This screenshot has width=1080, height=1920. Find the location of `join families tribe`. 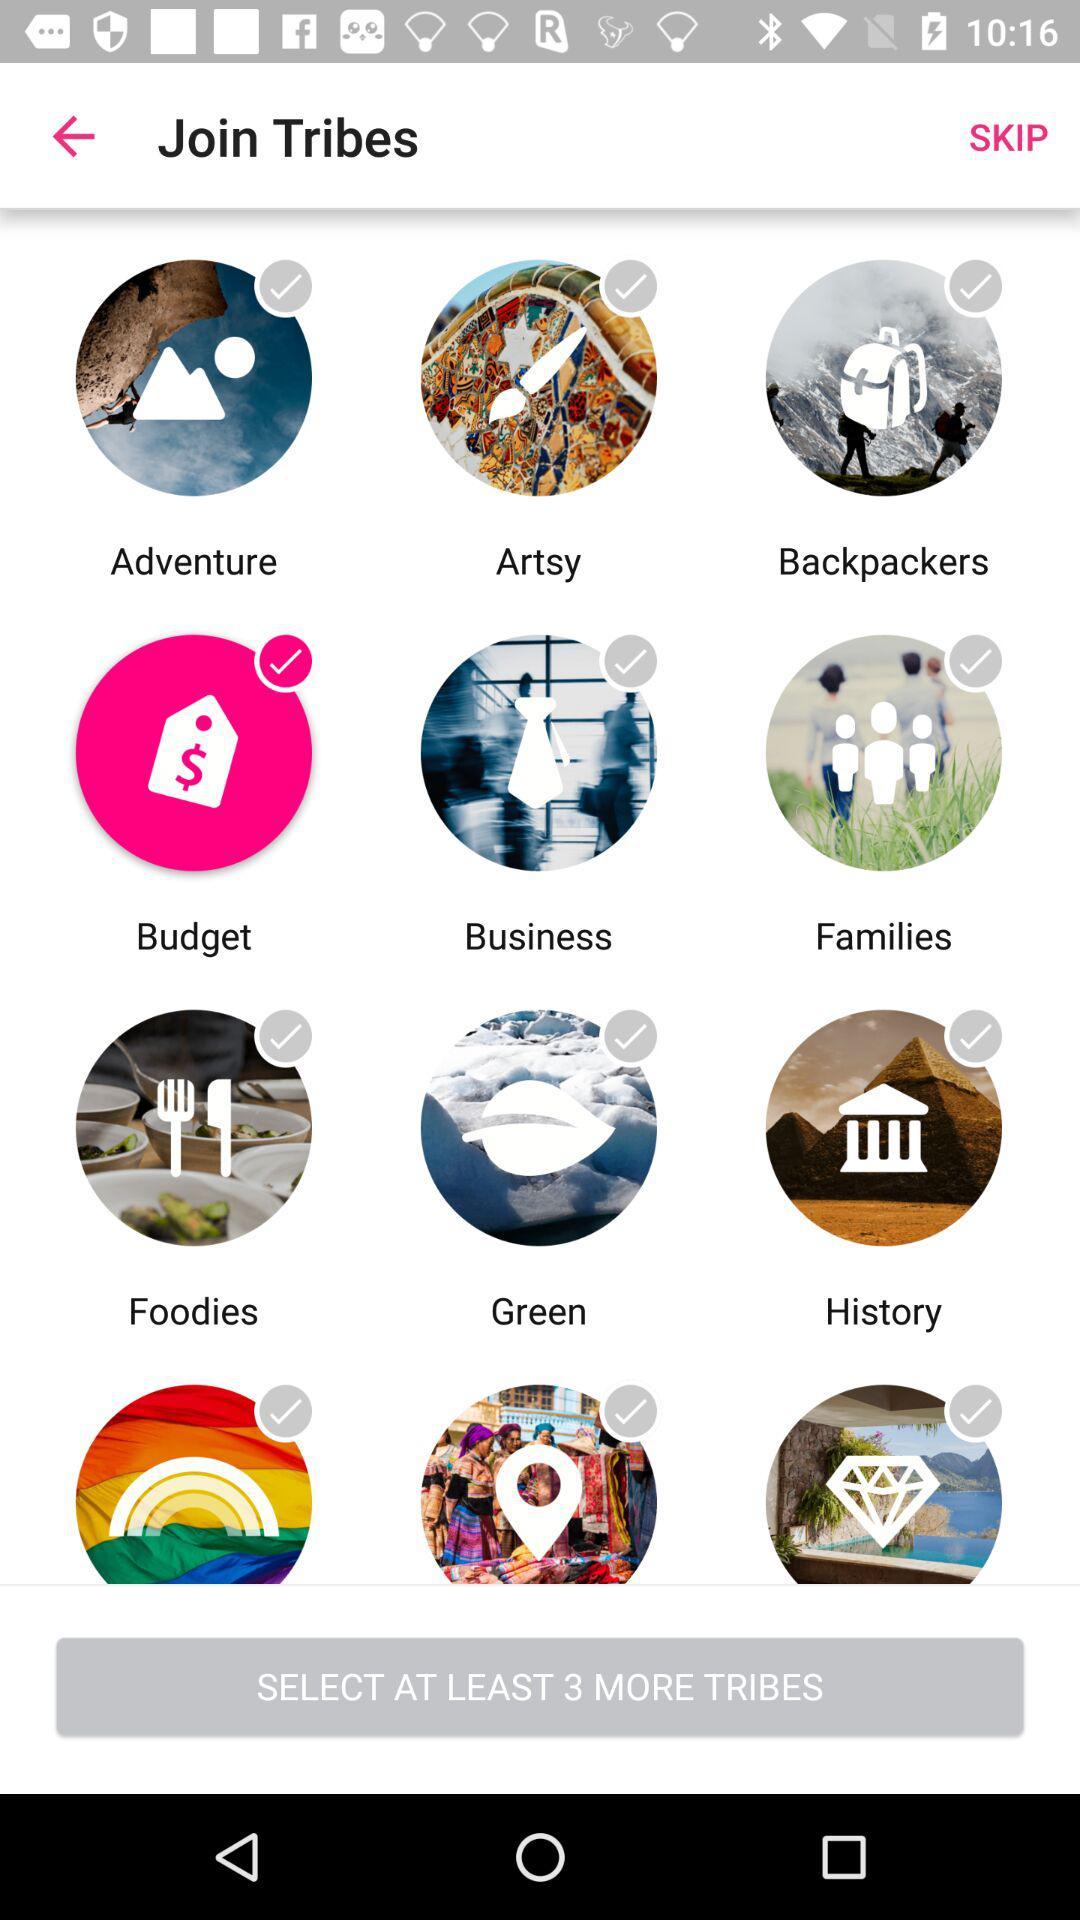

join families tribe is located at coordinates (882, 746).